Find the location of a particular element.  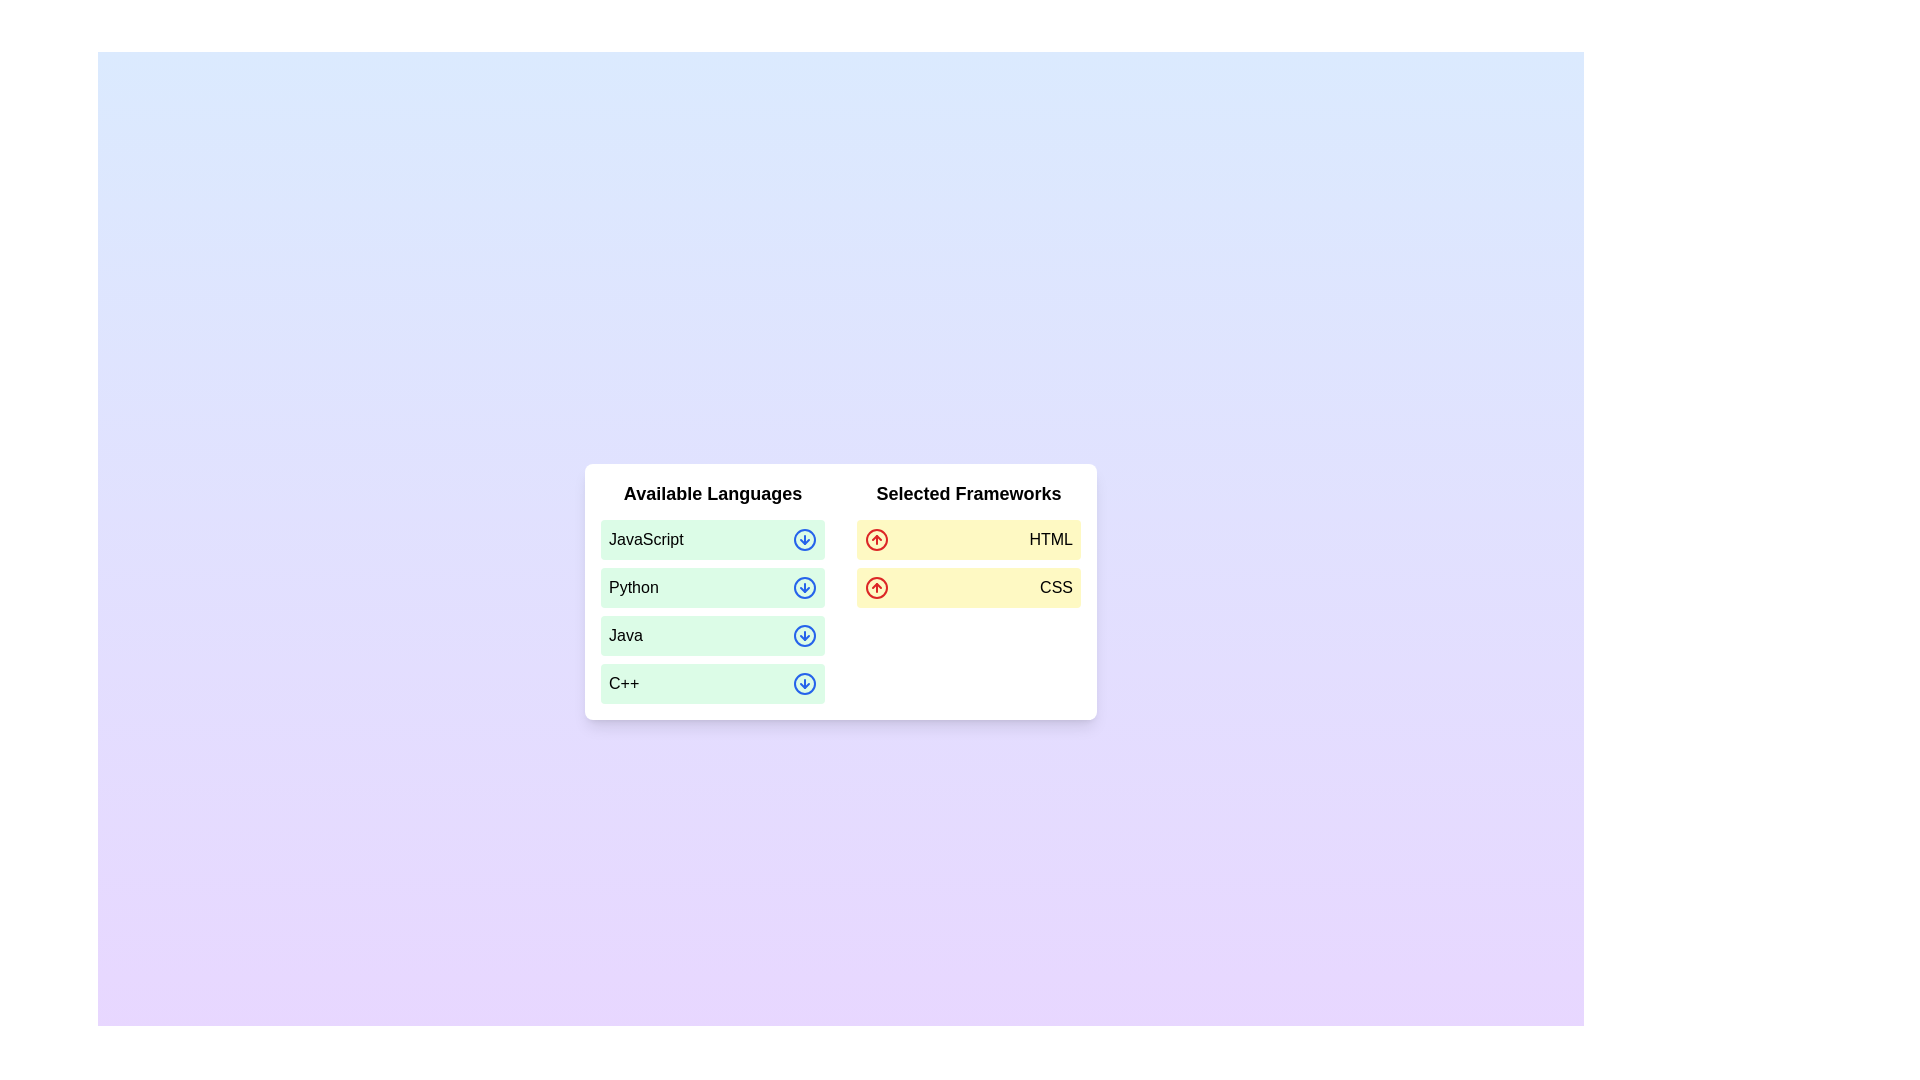

the icon corresponding to Java is located at coordinates (805, 636).